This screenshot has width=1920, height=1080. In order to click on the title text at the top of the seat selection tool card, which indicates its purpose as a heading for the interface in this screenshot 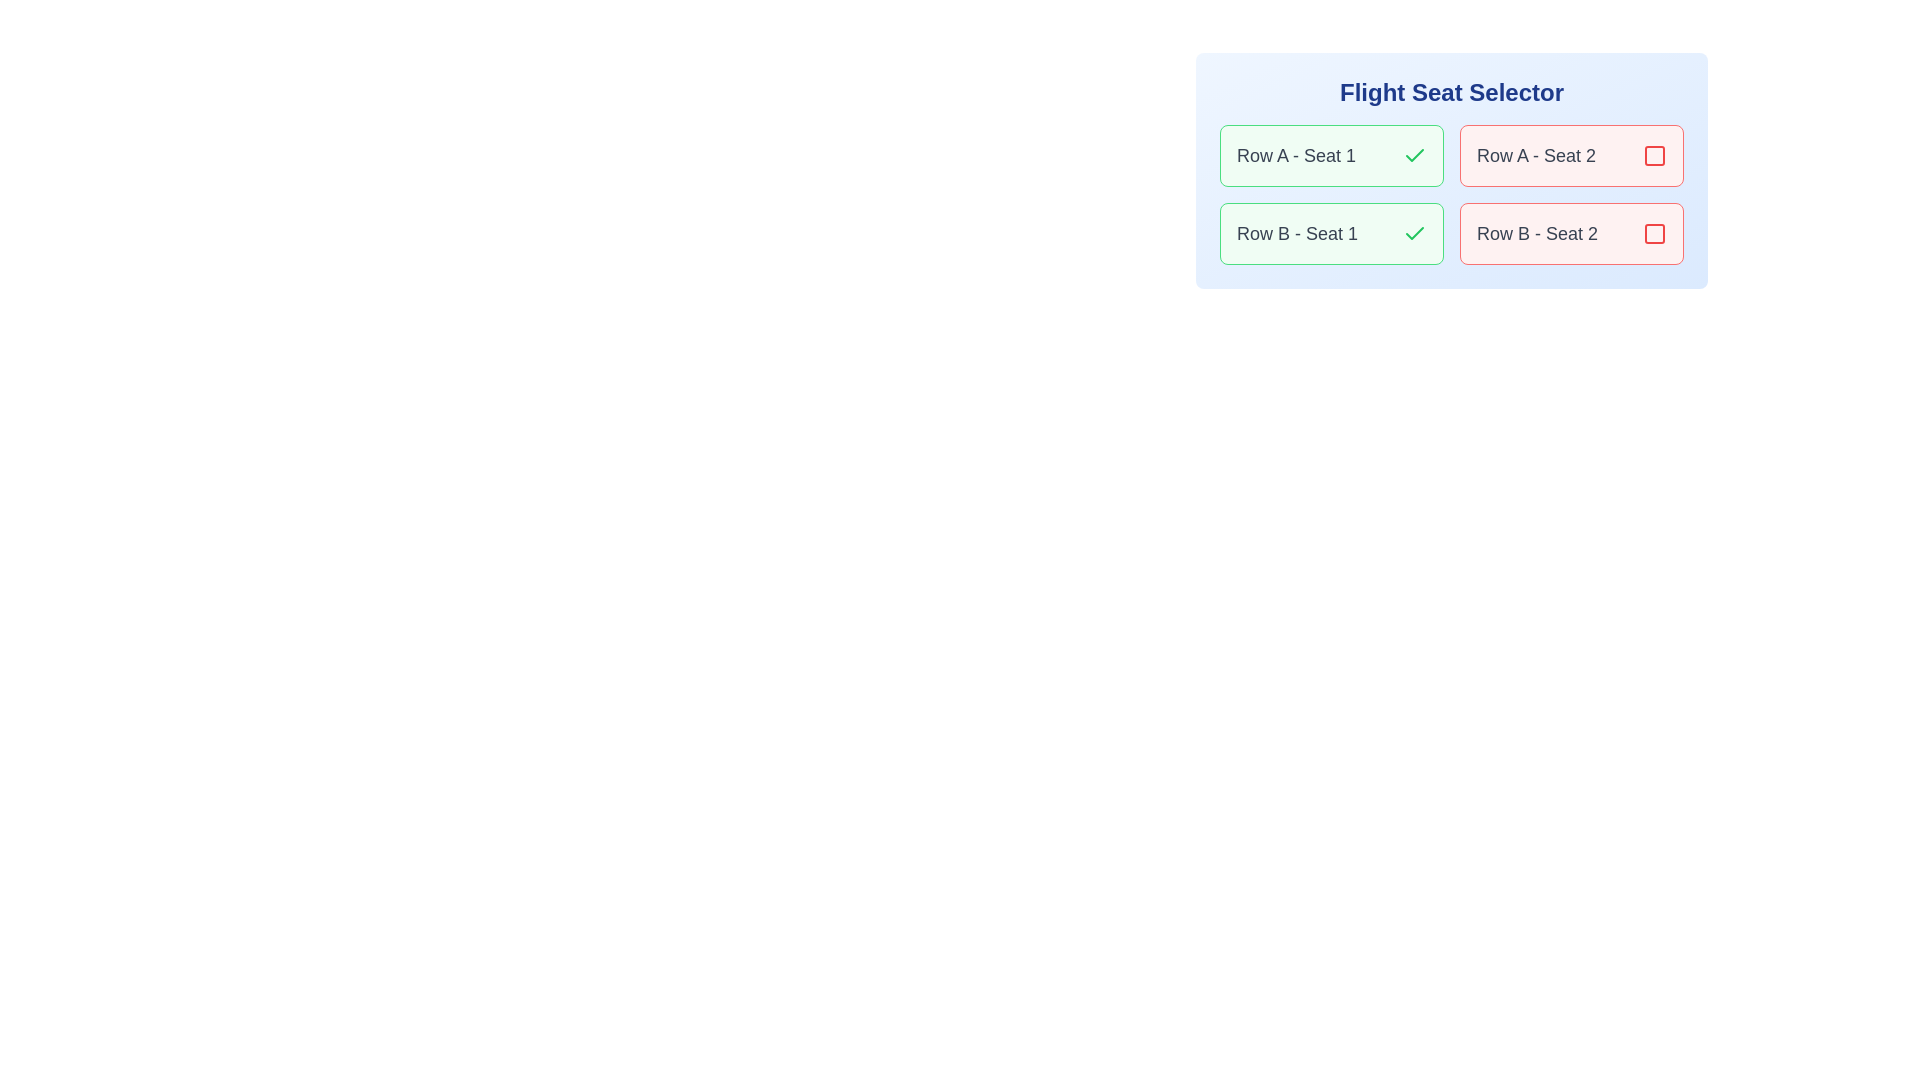, I will do `click(1451, 92)`.